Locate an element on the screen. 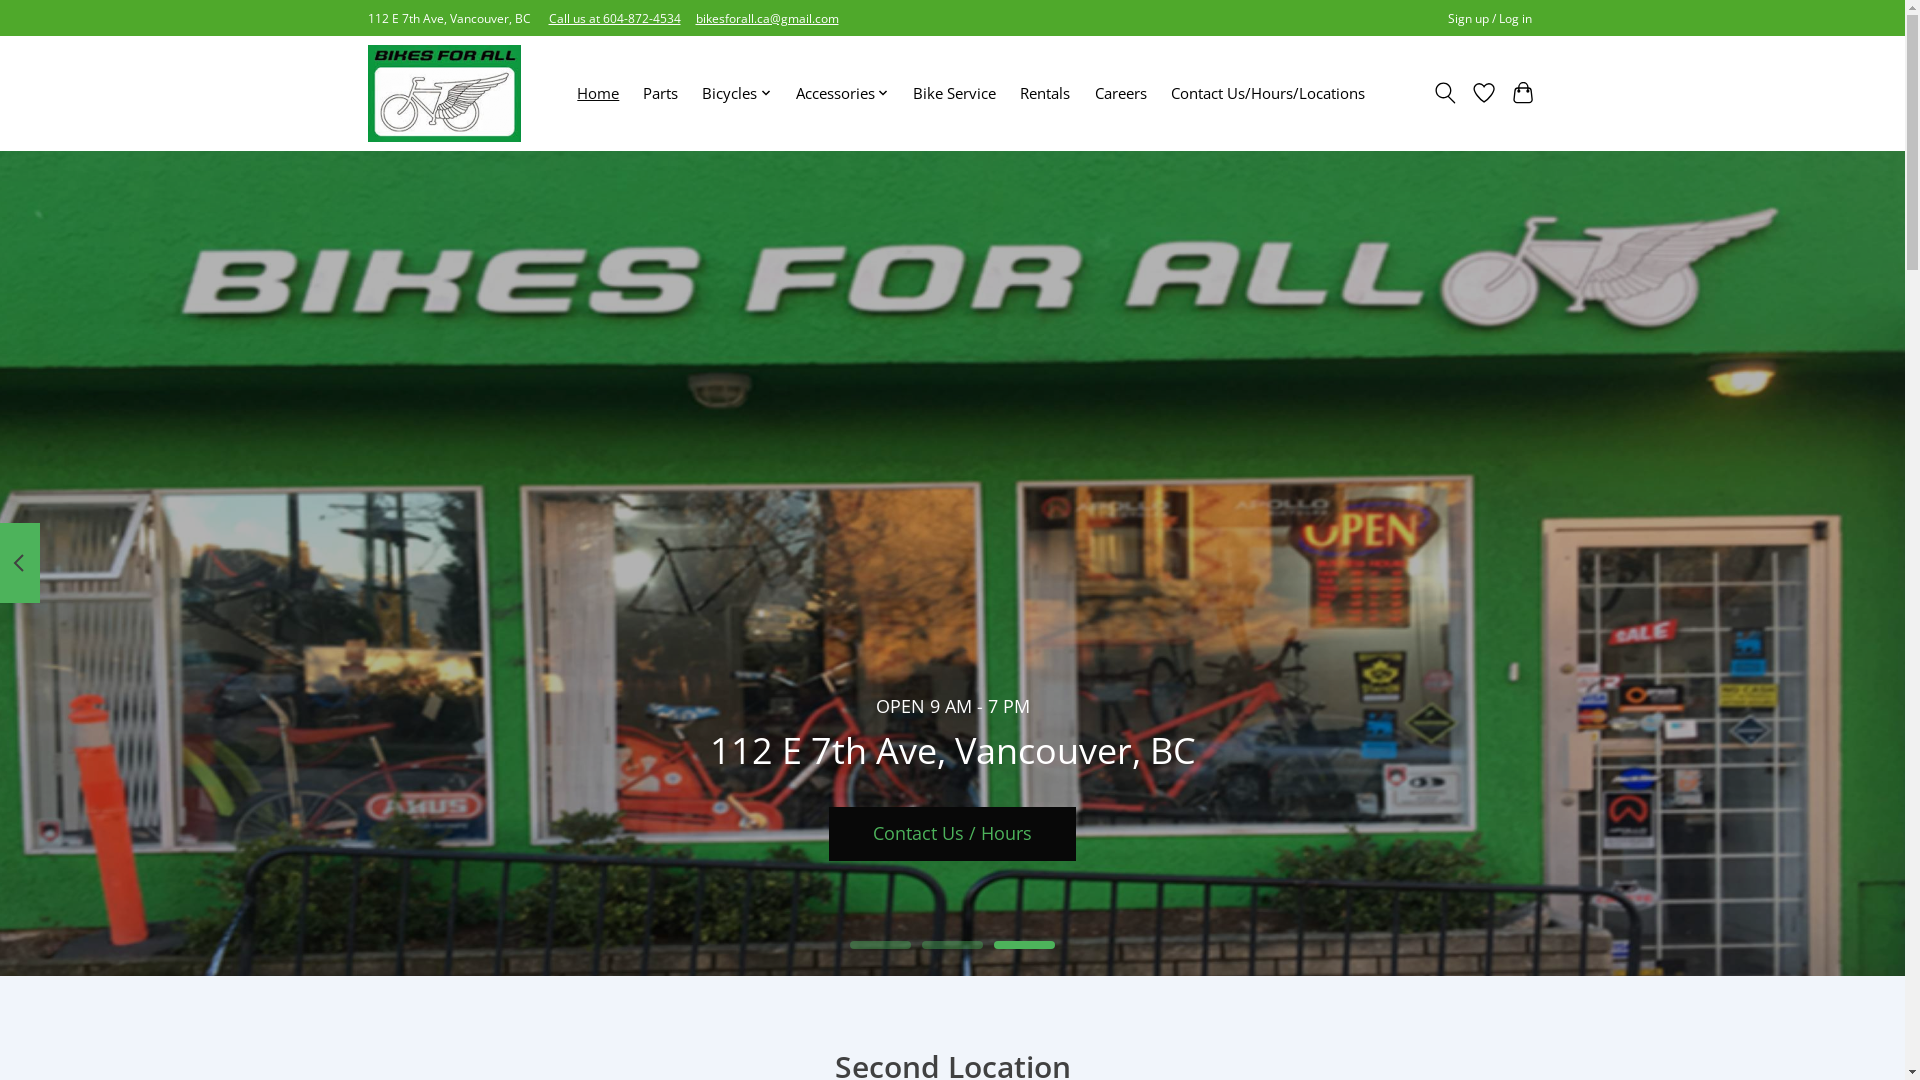 The width and height of the screenshot is (1920, 1080). 'Parts' is located at coordinates (634, 93).